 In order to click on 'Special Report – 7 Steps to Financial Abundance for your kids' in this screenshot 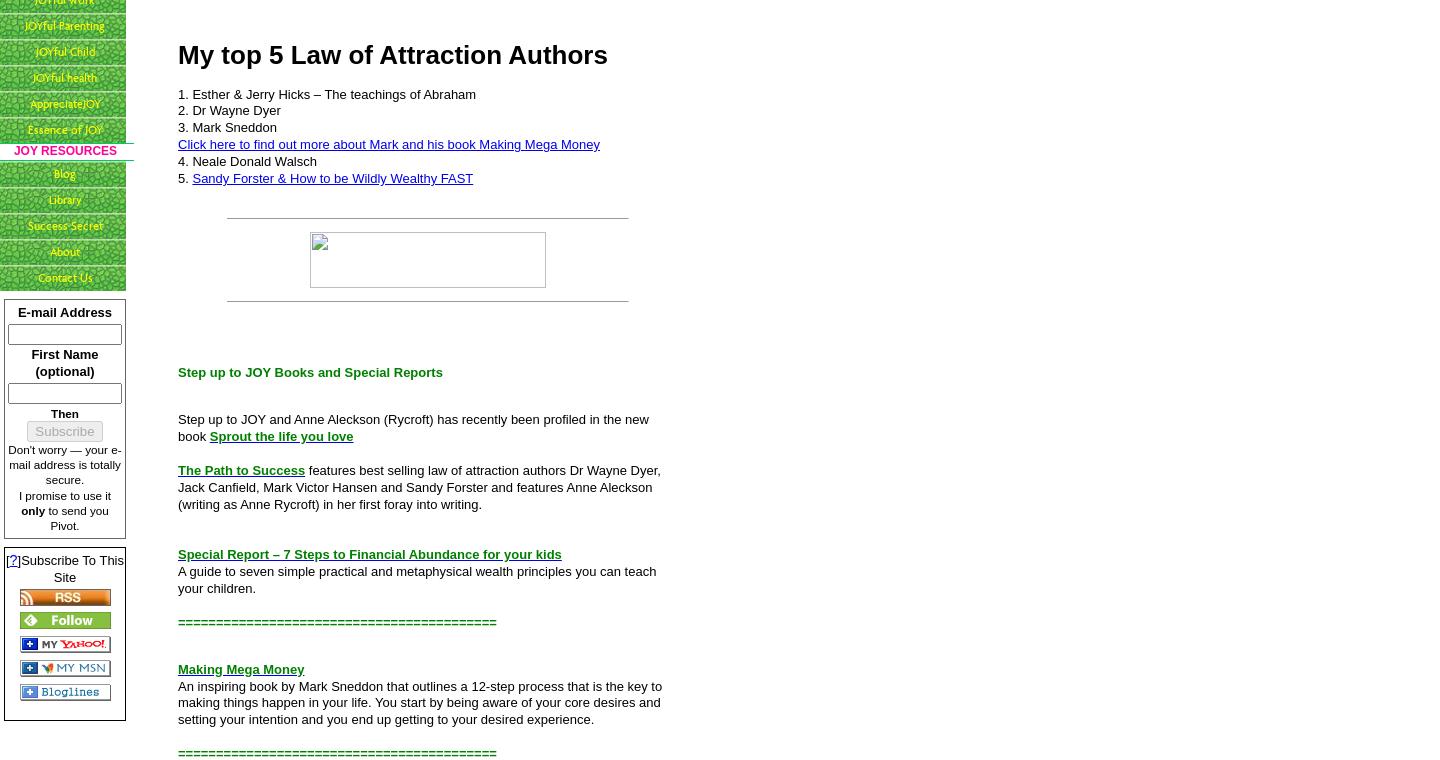, I will do `click(368, 554)`.